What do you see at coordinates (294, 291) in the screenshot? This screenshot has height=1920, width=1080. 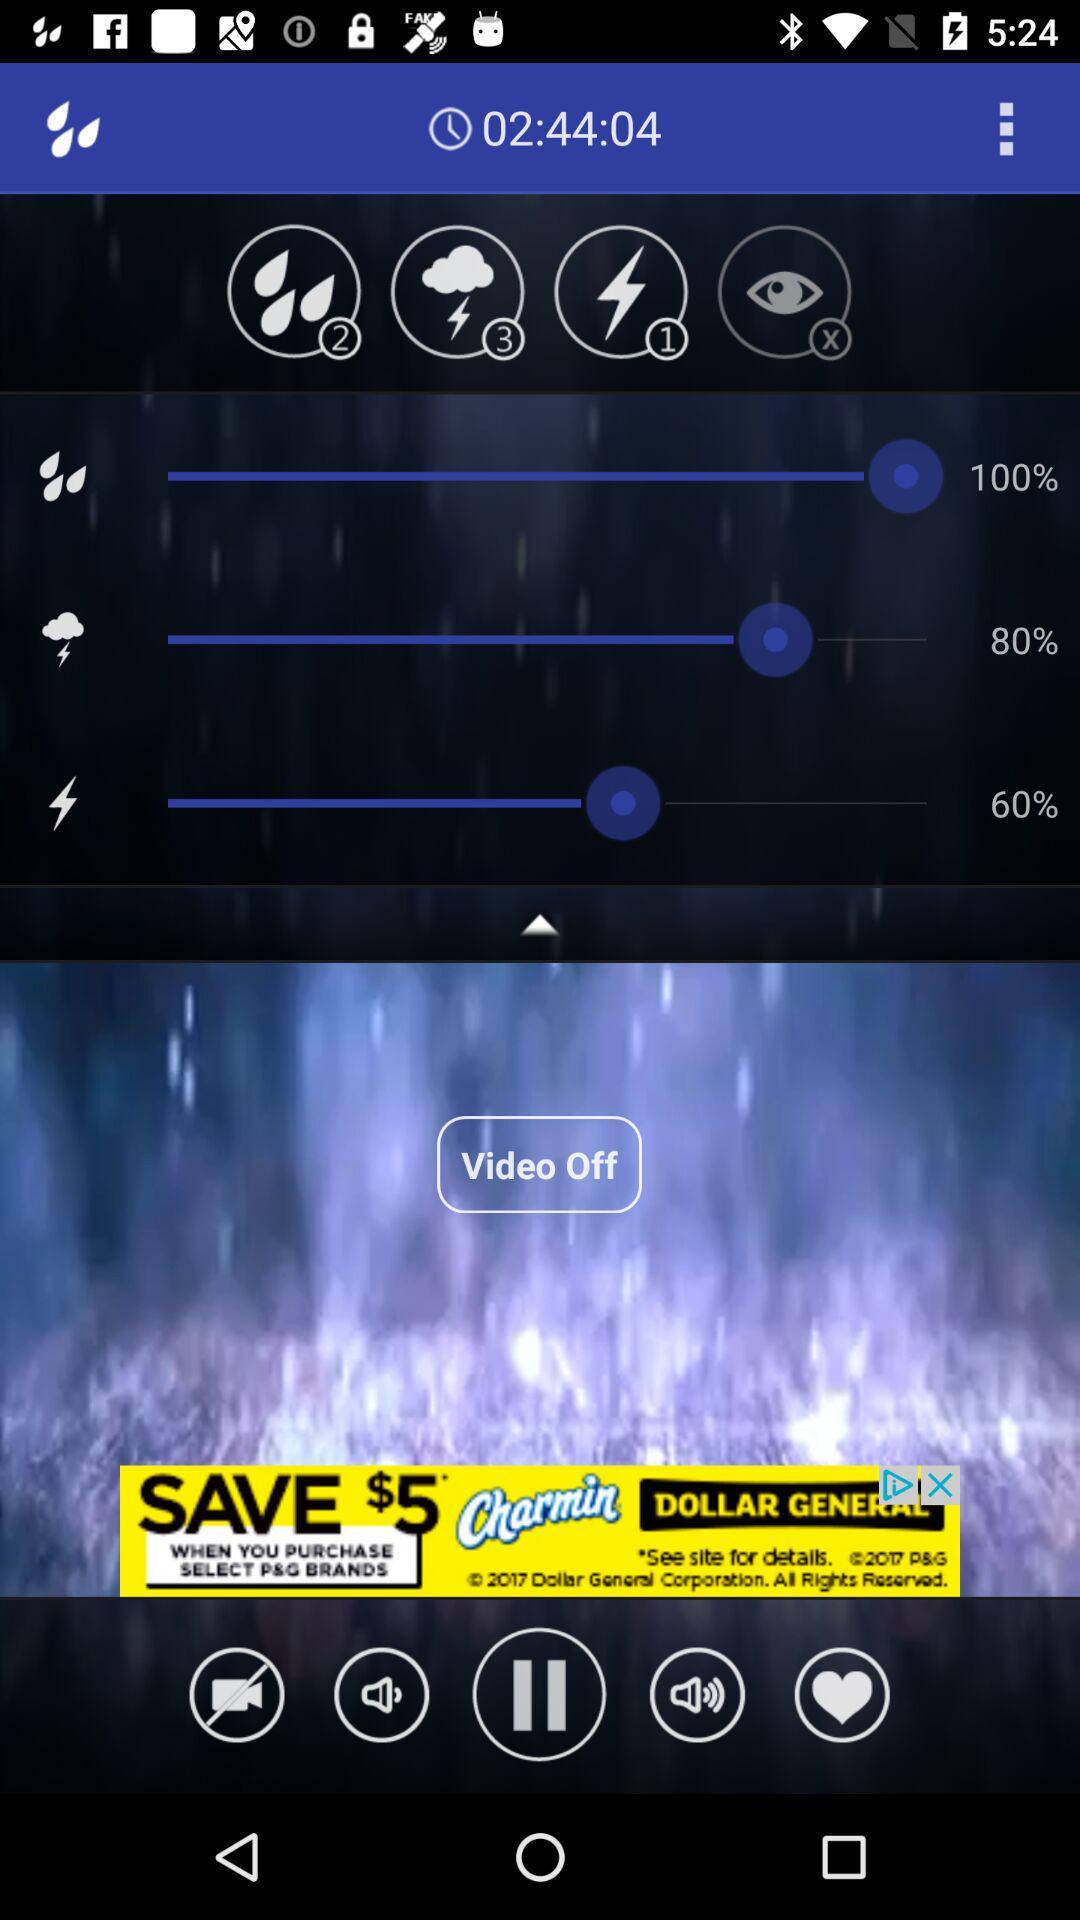 I see `the weather icon` at bounding box center [294, 291].